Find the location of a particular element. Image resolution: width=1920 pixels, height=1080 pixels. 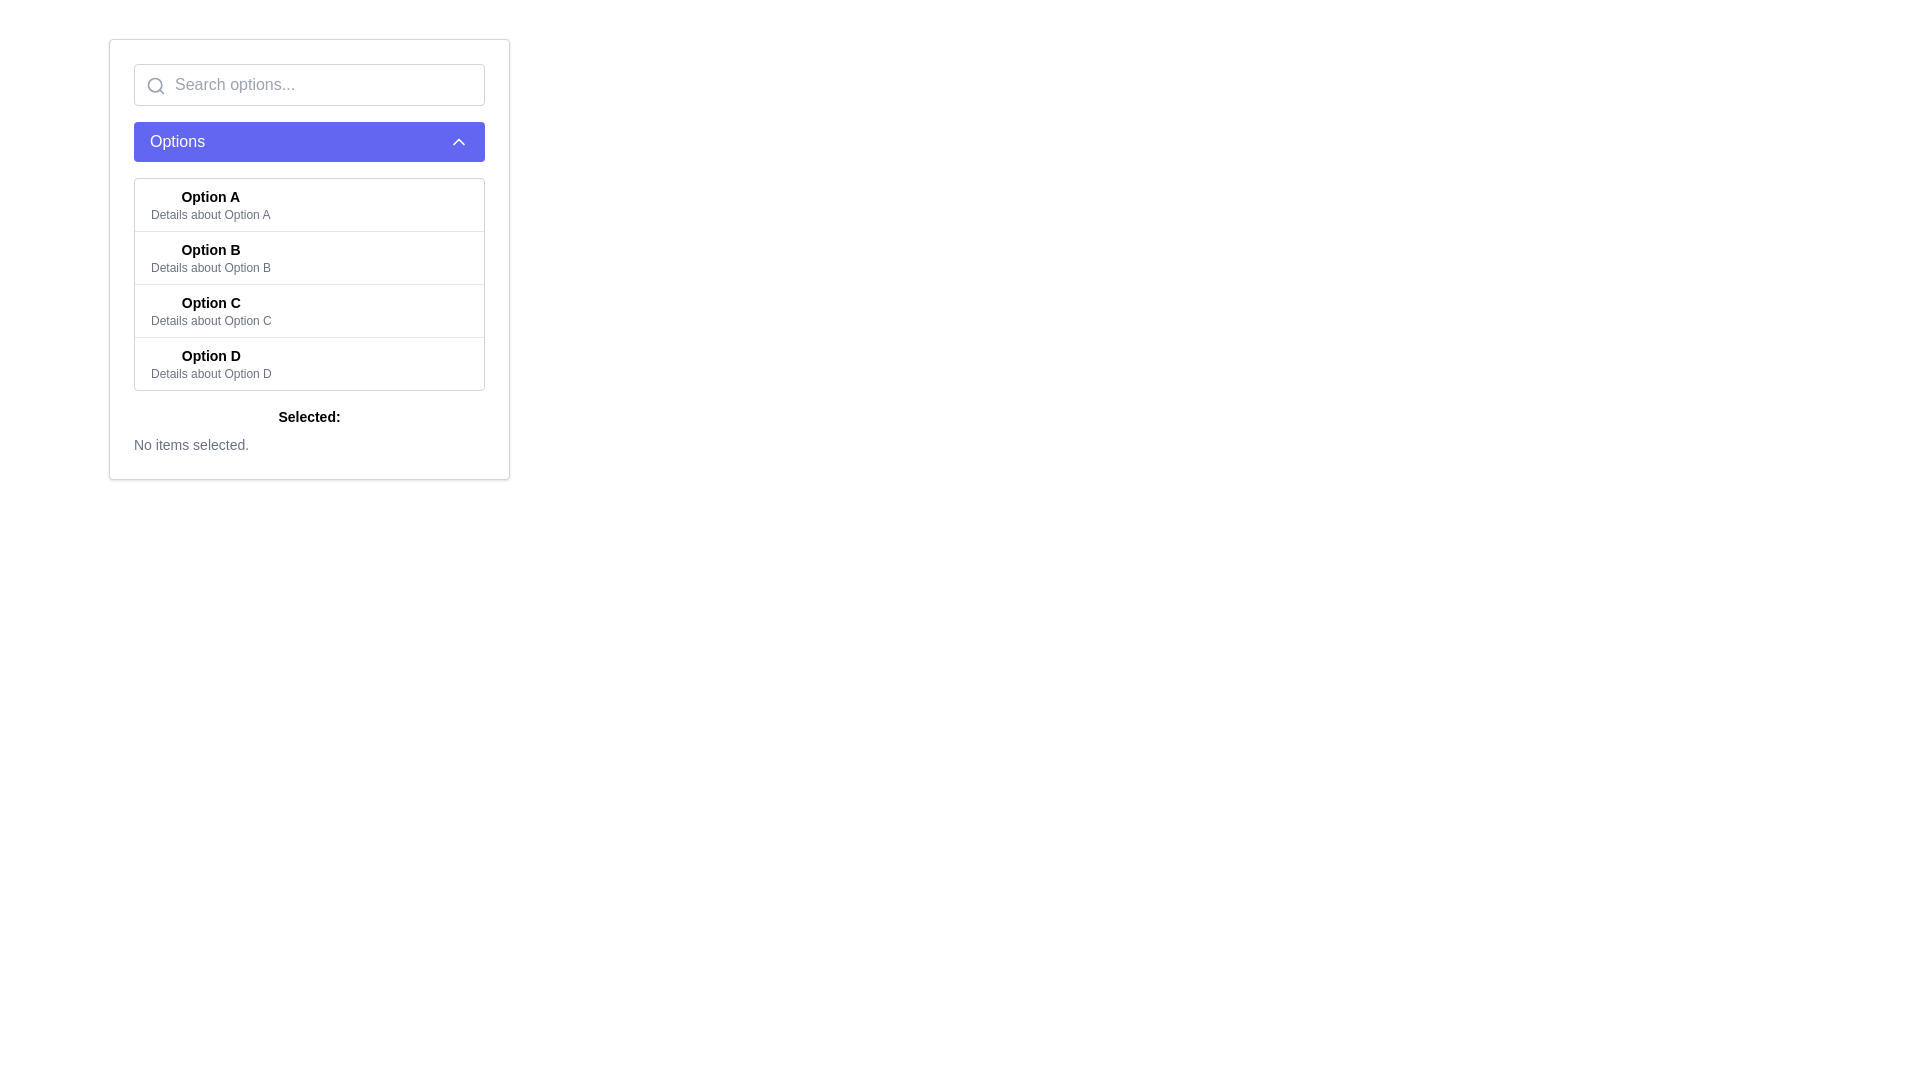

the icon located at the far right end of the 'Options' button is located at coordinates (458, 141).